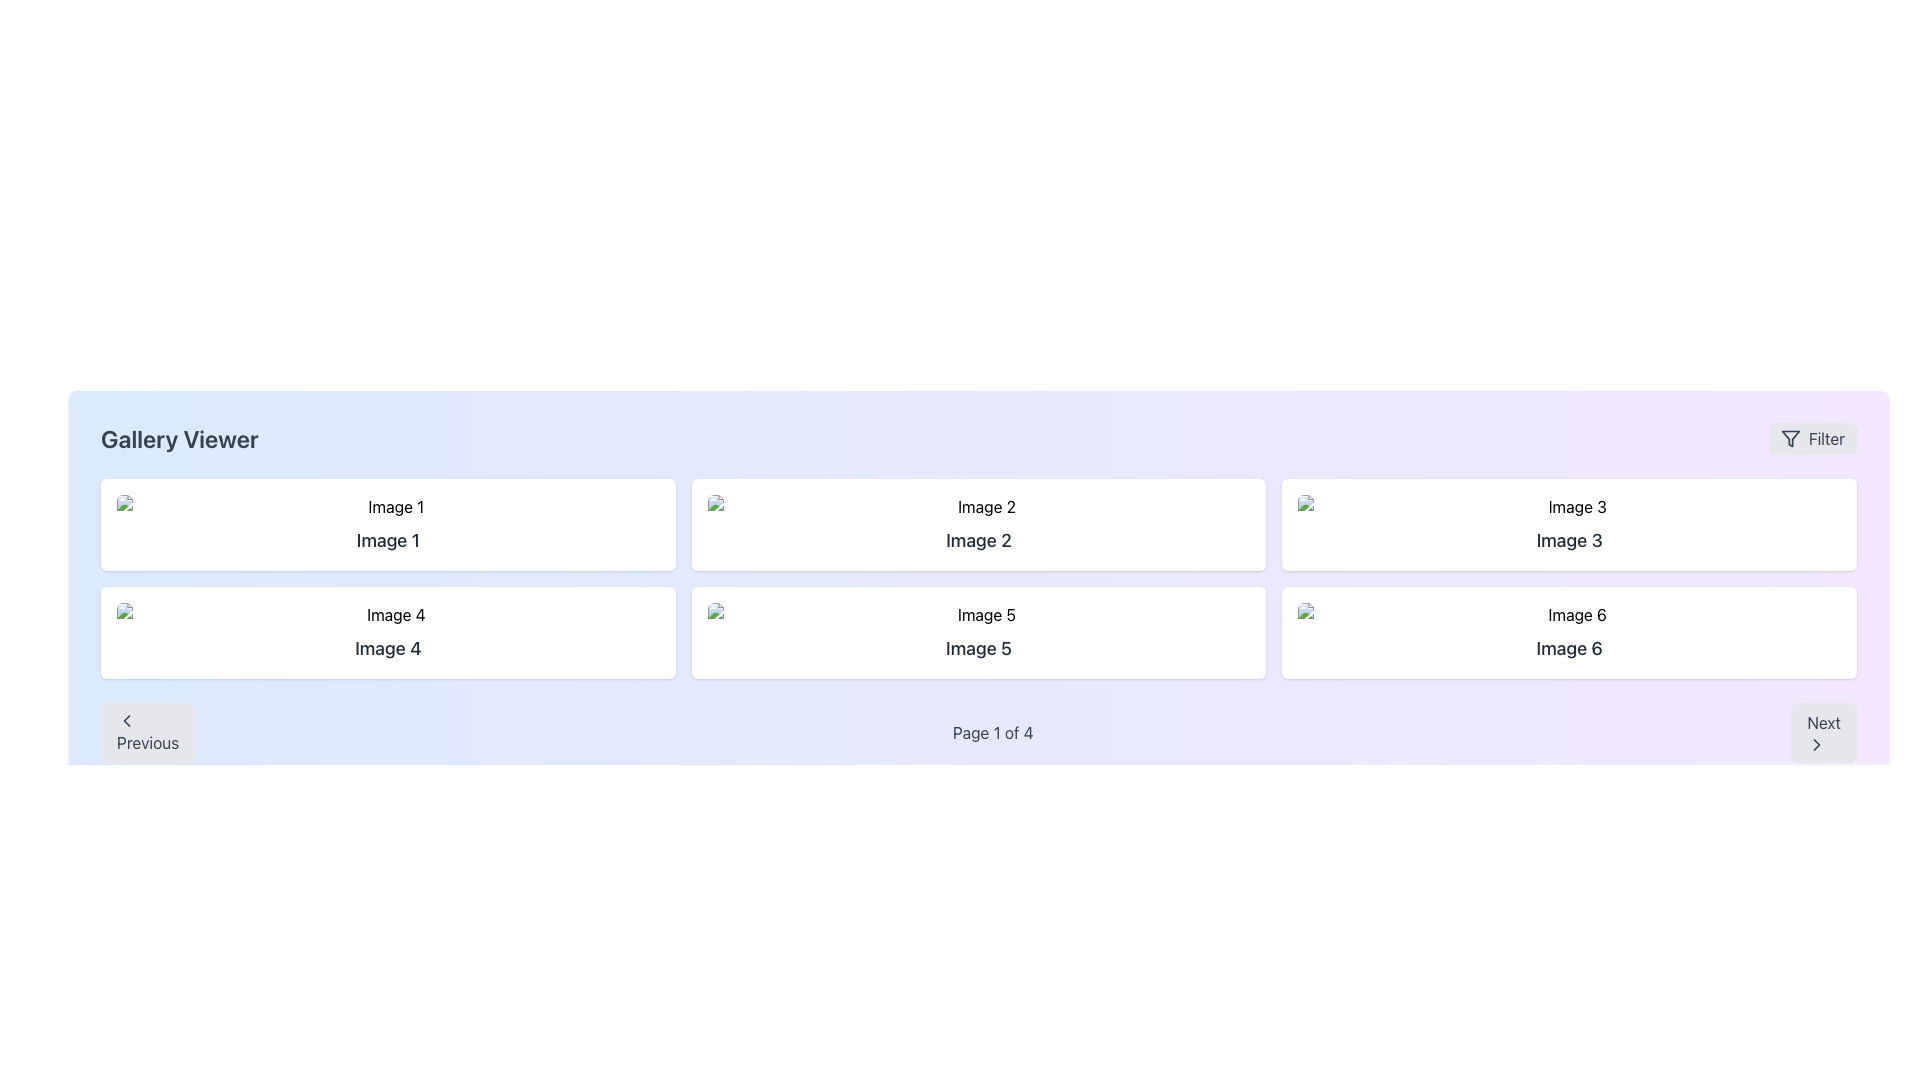 This screenshot has height=1080, width=1920. I want to click on the Text Label that describes the associated image in the card, so click(979, 540).